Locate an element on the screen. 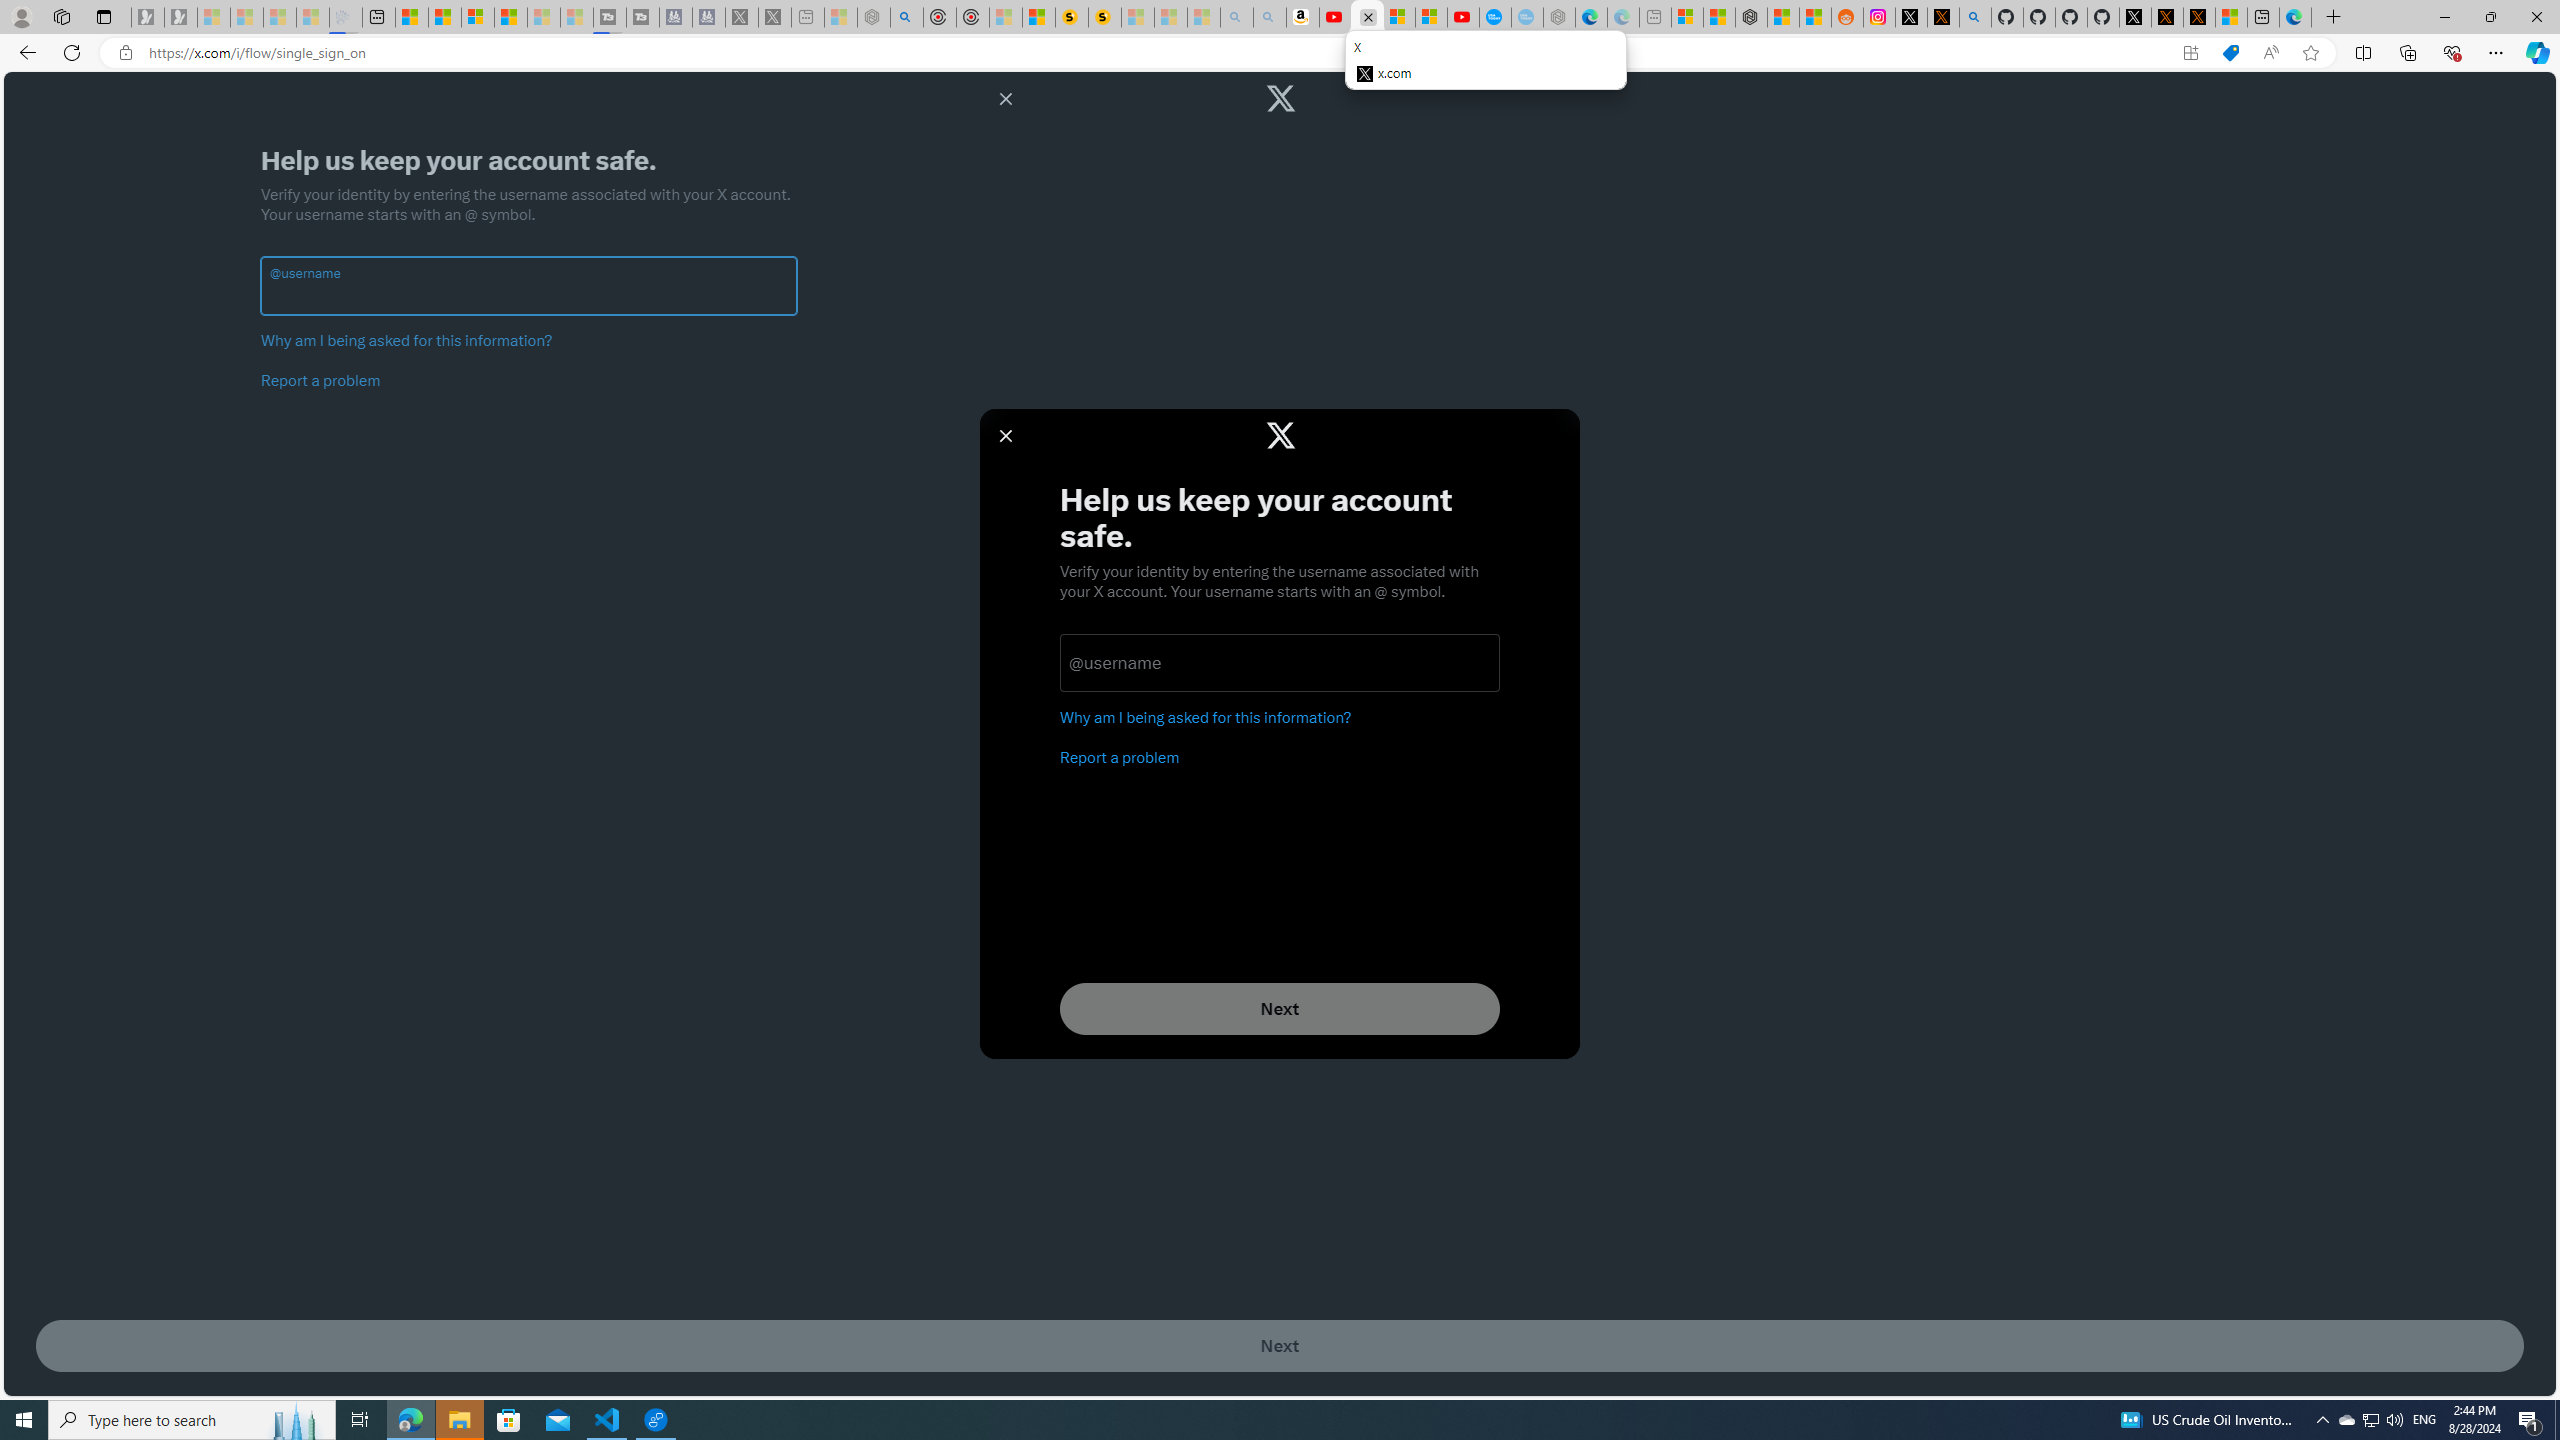  'Shanghai, China Weather trends | Microsoft Weather' is located at coordinates (1815, 16).